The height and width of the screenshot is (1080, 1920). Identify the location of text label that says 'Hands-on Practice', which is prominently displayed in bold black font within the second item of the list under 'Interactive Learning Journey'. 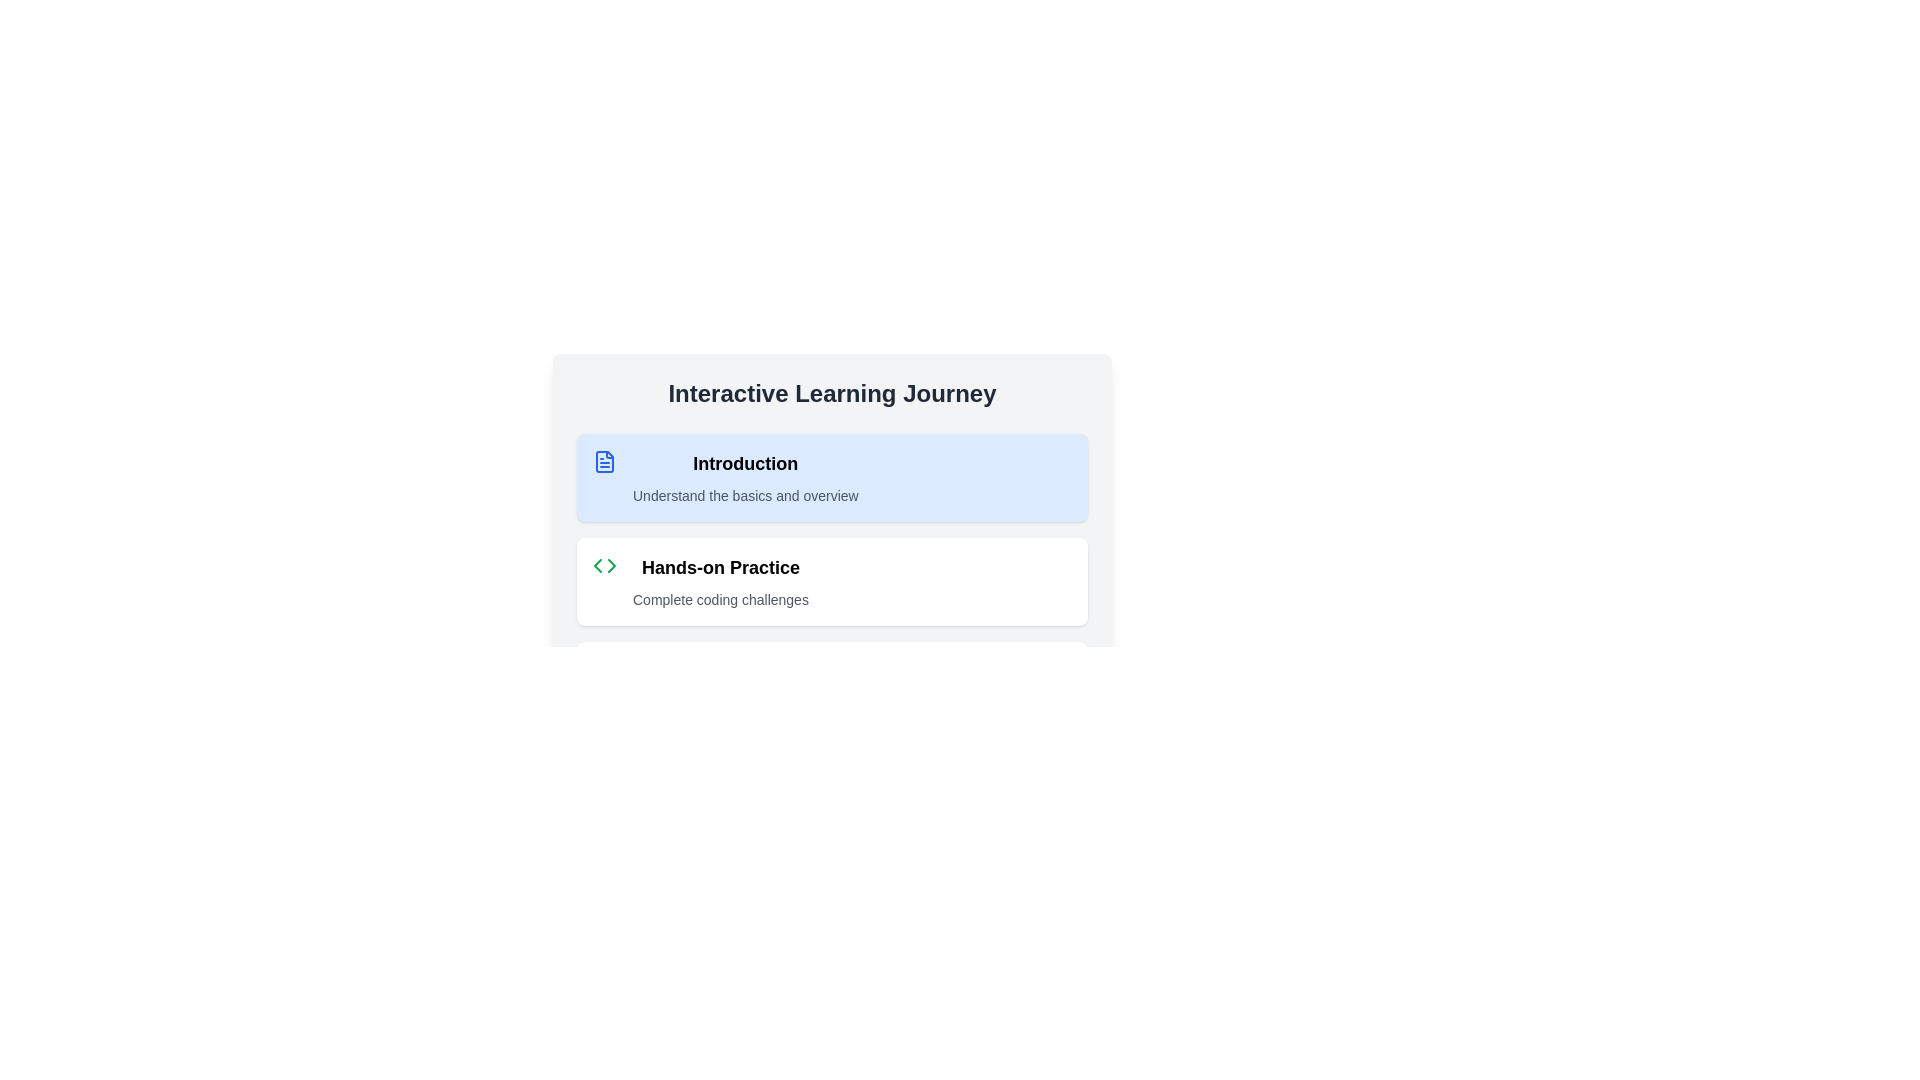
(720, 567).